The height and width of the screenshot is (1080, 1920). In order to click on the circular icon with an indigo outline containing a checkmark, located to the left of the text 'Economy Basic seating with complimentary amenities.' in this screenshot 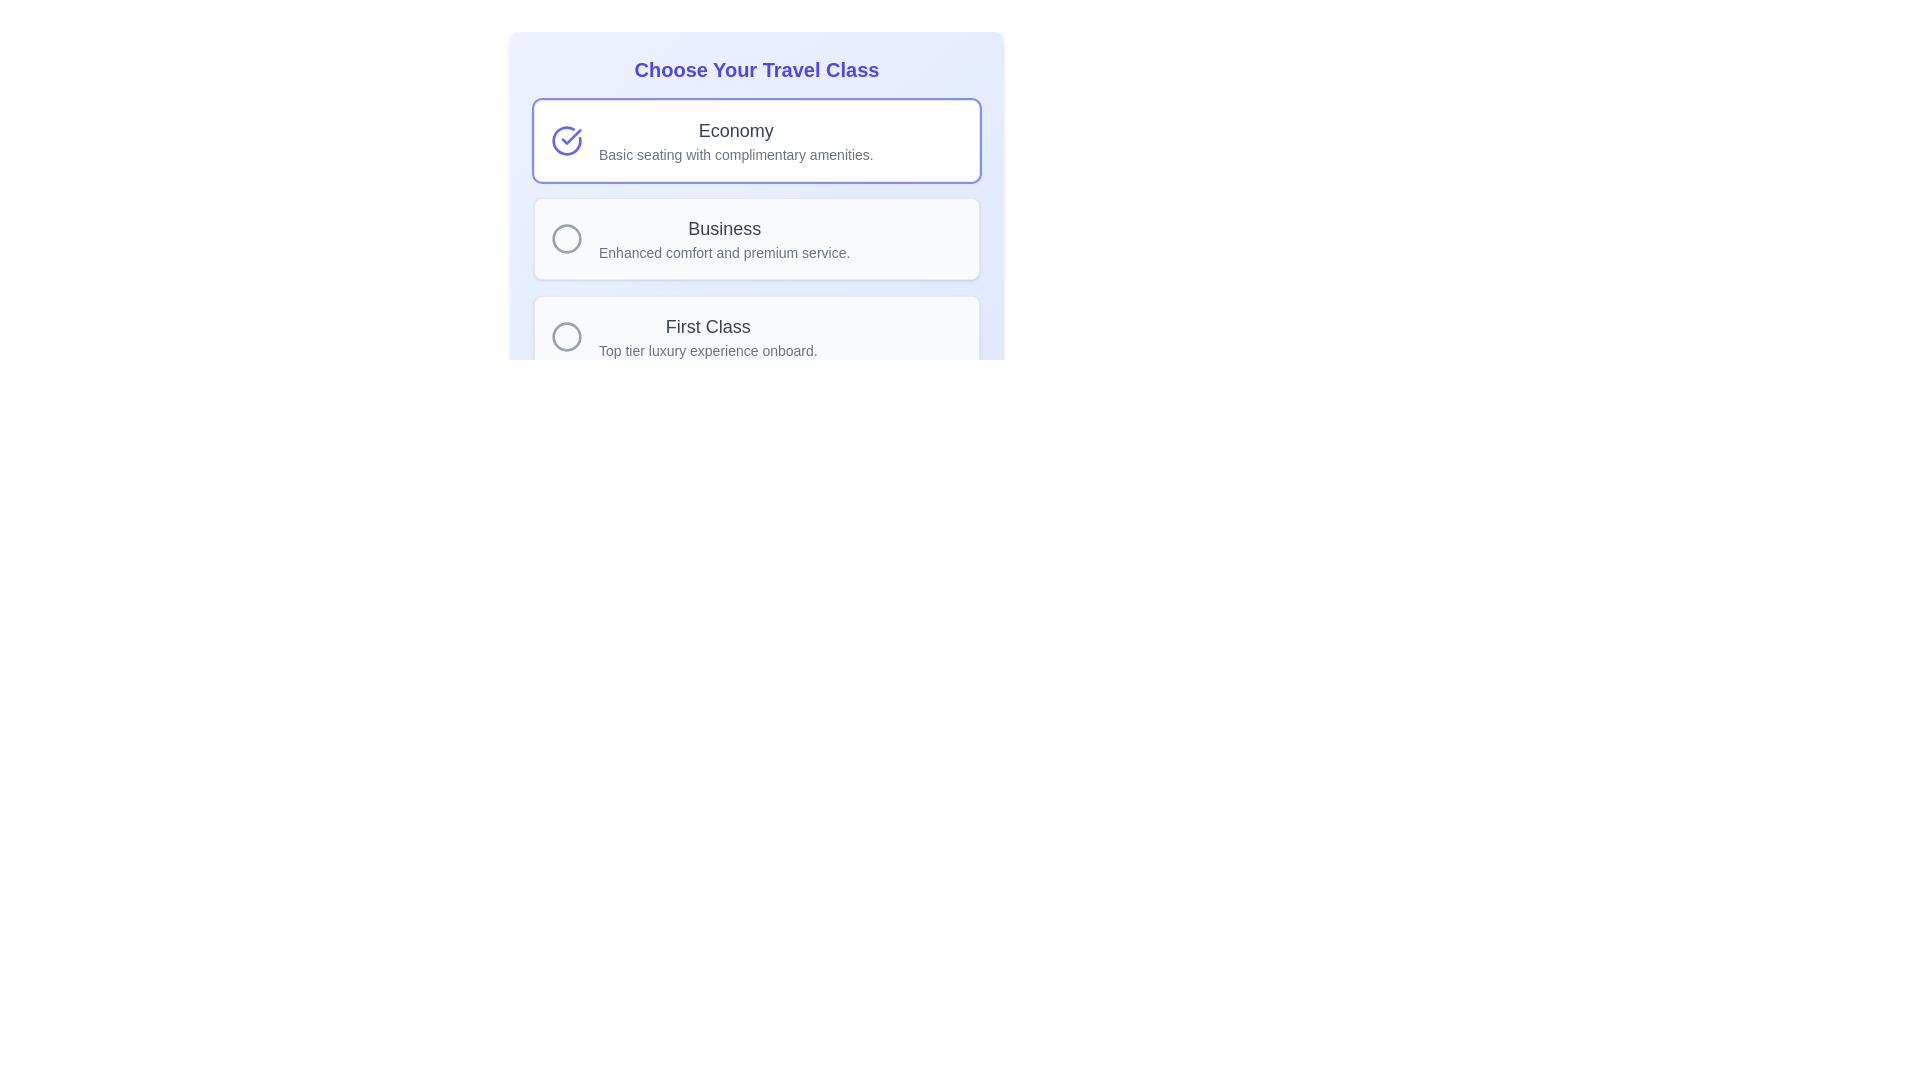, I will do `click(574, 140)`.